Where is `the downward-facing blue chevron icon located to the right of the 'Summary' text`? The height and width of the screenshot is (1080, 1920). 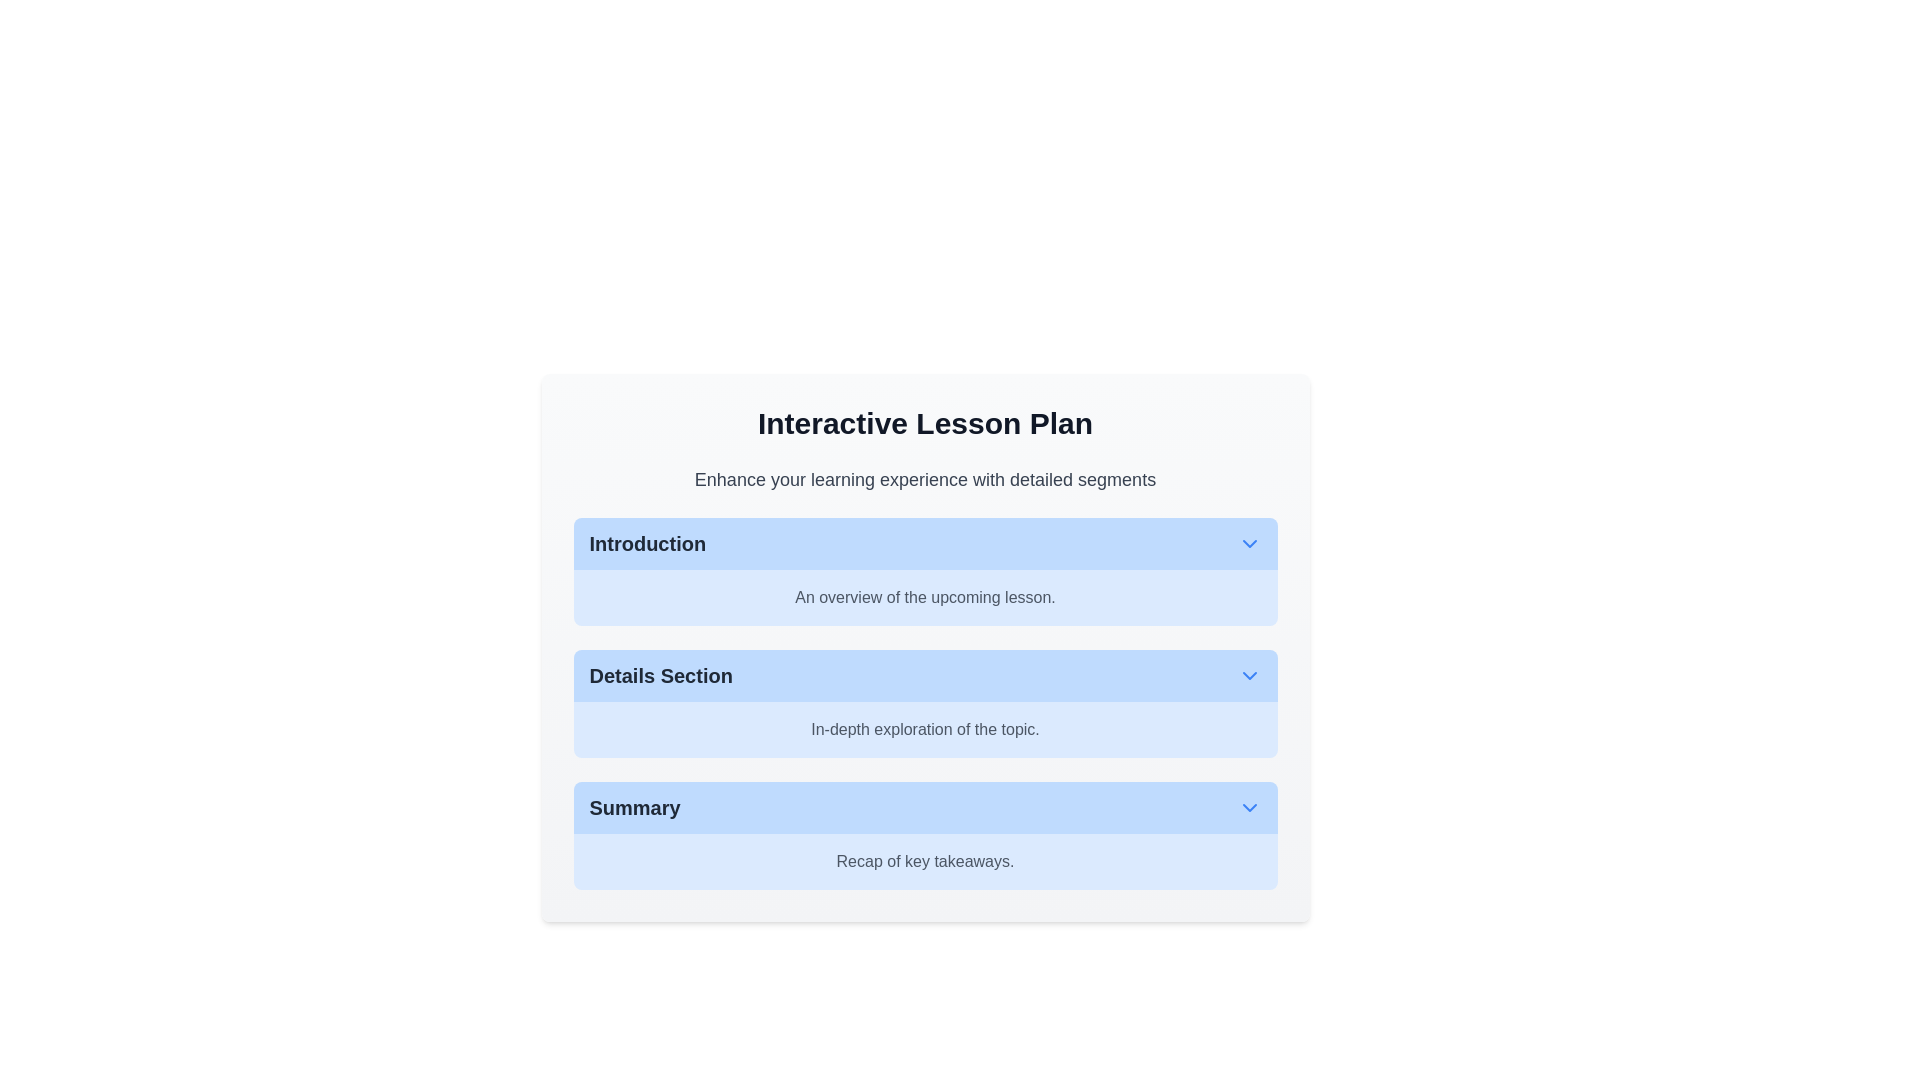 the downward-facing blue chevron icon located to the right of the 'Summary' text is located at coordinates (1248, 806).